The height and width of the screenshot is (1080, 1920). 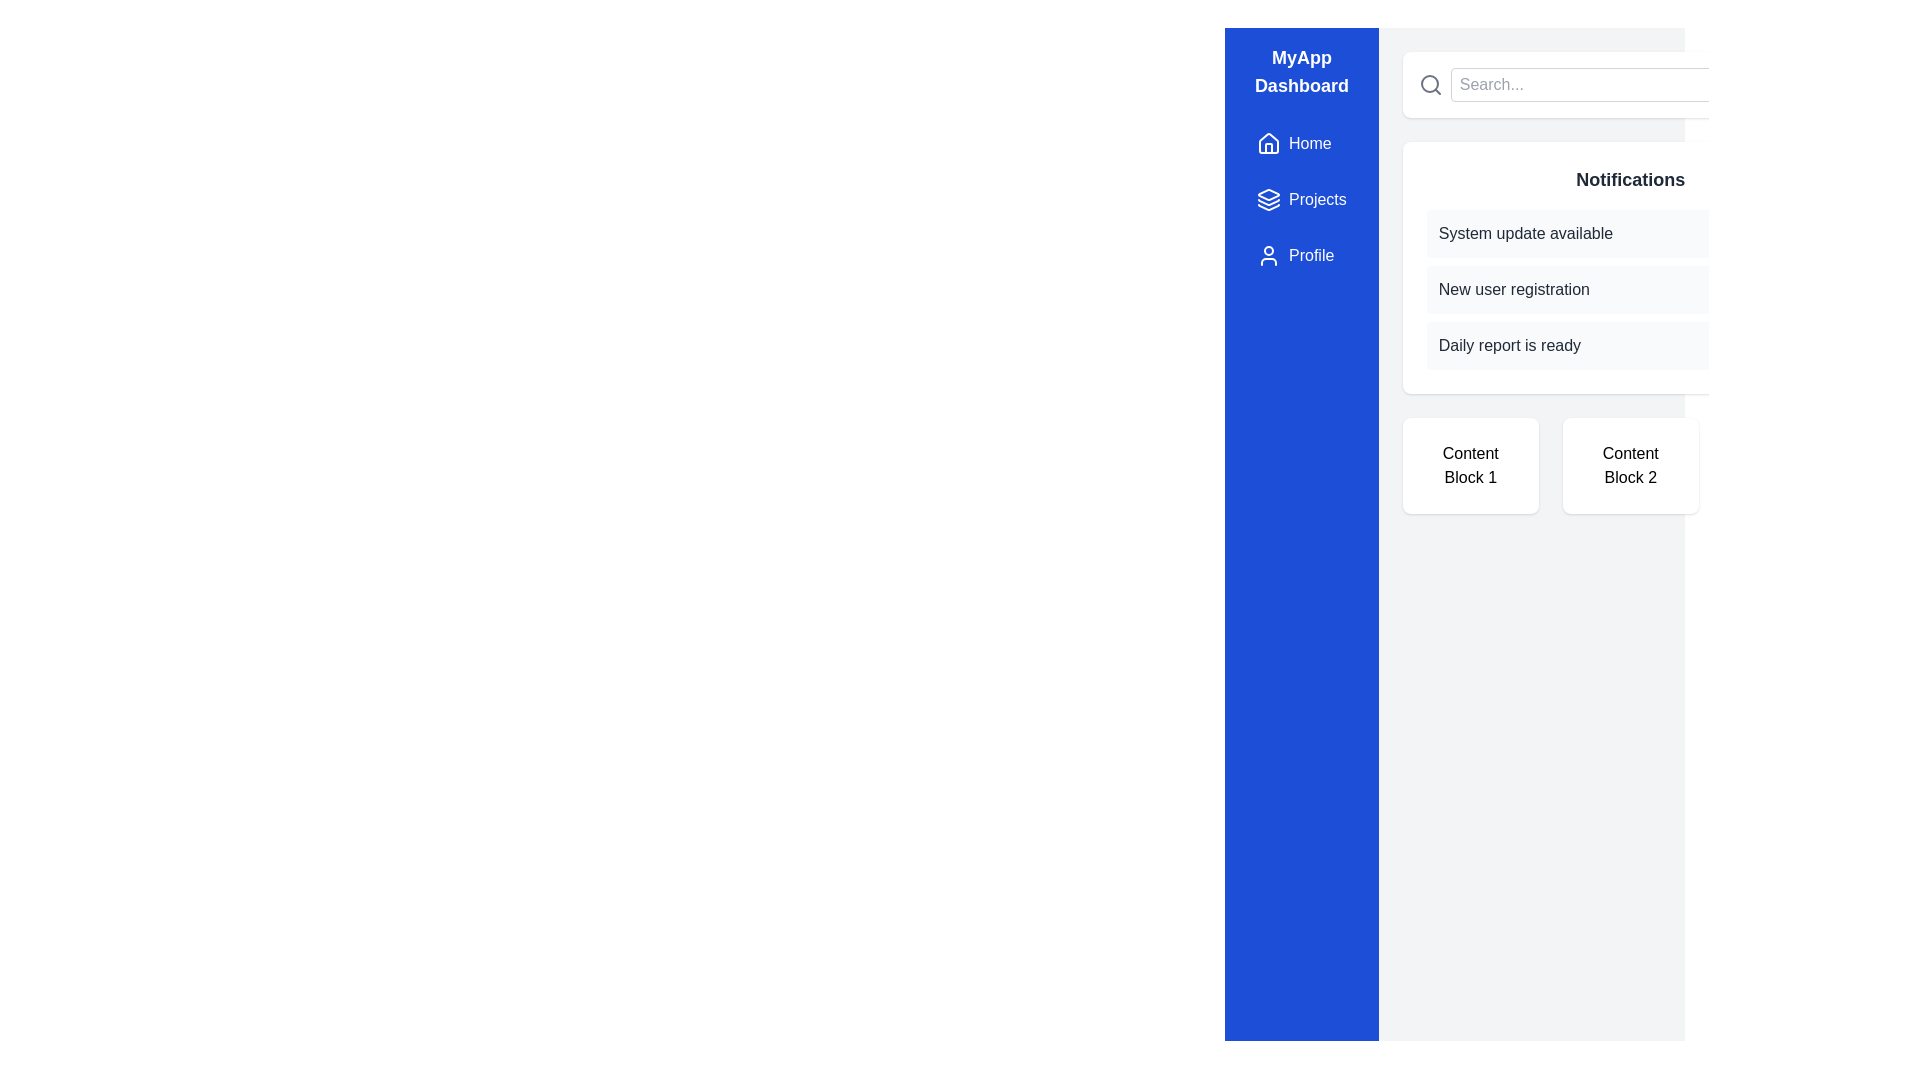 I want to click on the 'Projects' option in the Navigational menu, so click(x=1301, y=200).